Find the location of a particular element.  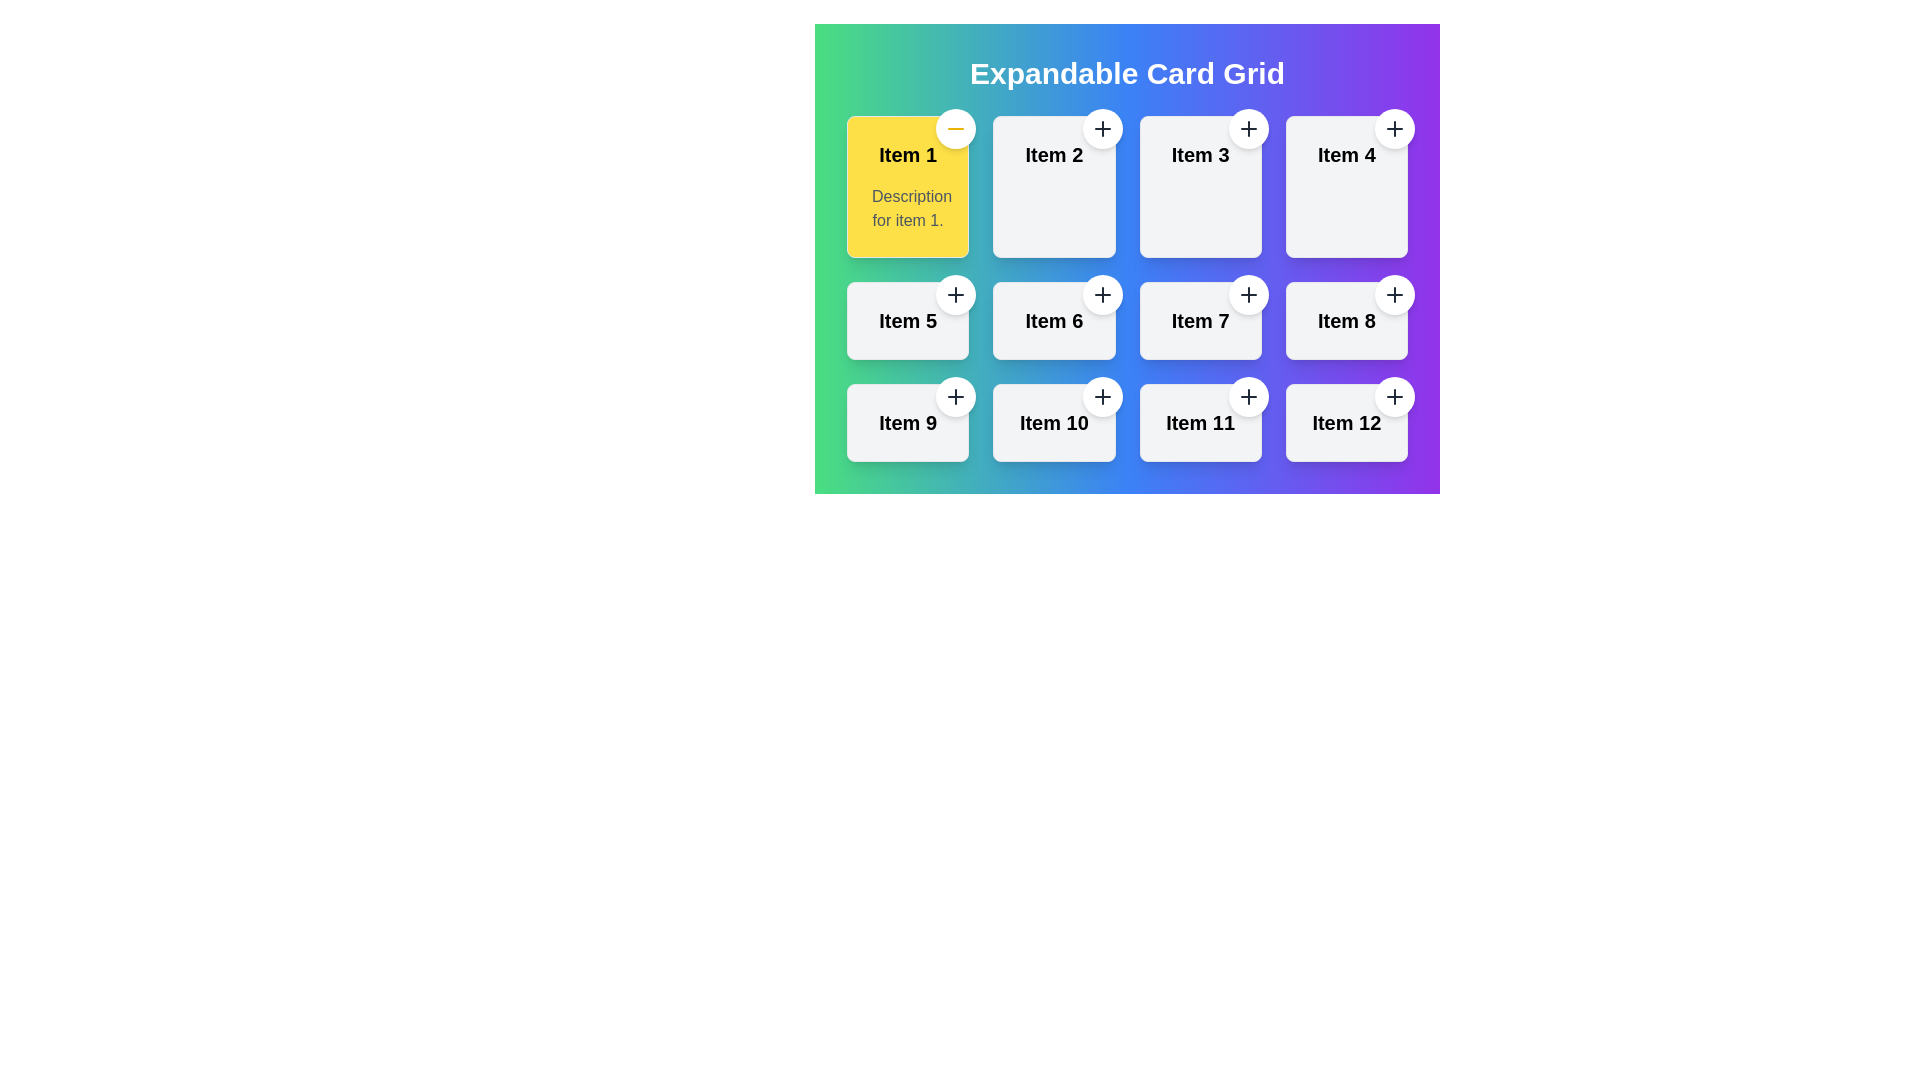

the plus icon button located at the top-right corner of the 'Item 10' card for keyboard navigation or accessibility purposes is located at coordinates (1101, 397).